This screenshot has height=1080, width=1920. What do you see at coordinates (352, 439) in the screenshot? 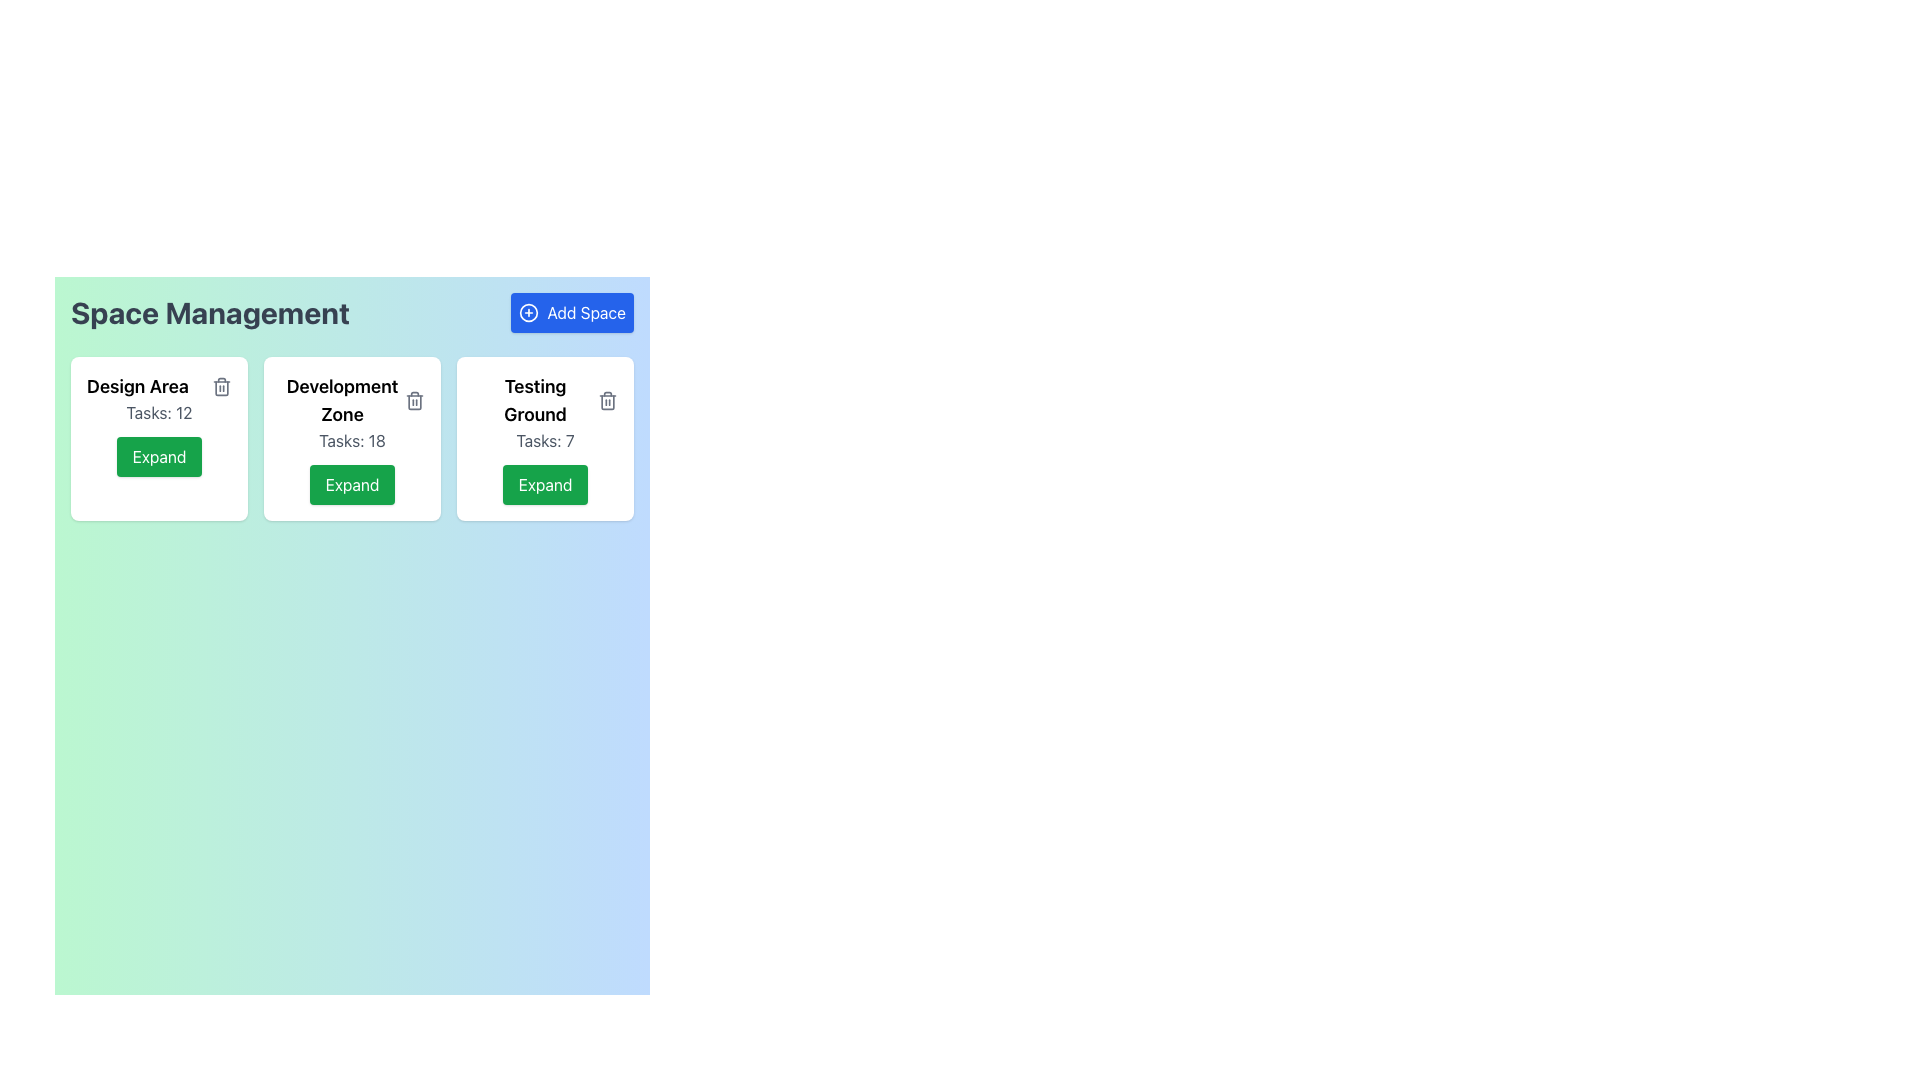
I see `the non-interactive informational Text Label that shows the count of tasks associated with the 'Development Zone', located below the 'Development Zone' title and above the 'Expand' button` at bounding box center [352, 439].